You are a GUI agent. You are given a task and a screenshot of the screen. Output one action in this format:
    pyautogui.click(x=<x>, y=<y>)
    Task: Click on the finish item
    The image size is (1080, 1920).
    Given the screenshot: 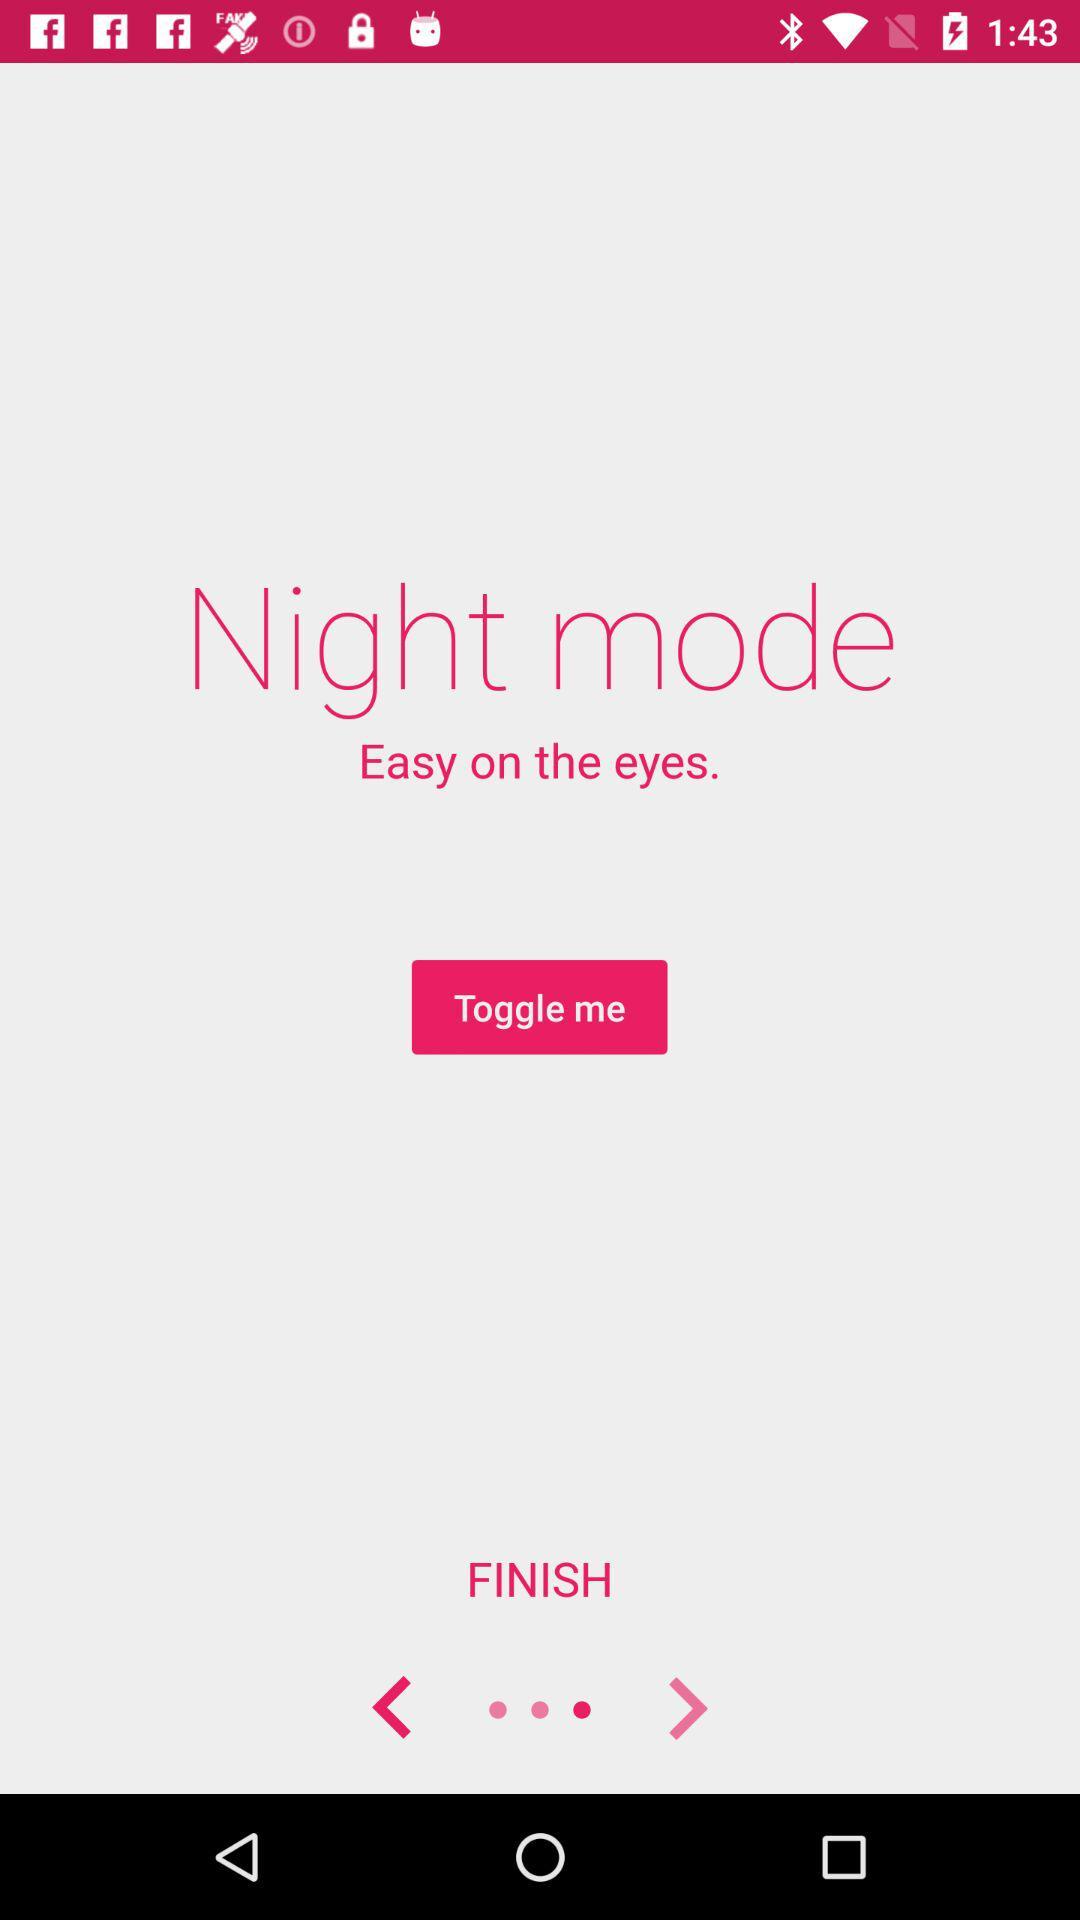 What is the action you would take?
    pyautogui.click(x=540, y=1577)
    